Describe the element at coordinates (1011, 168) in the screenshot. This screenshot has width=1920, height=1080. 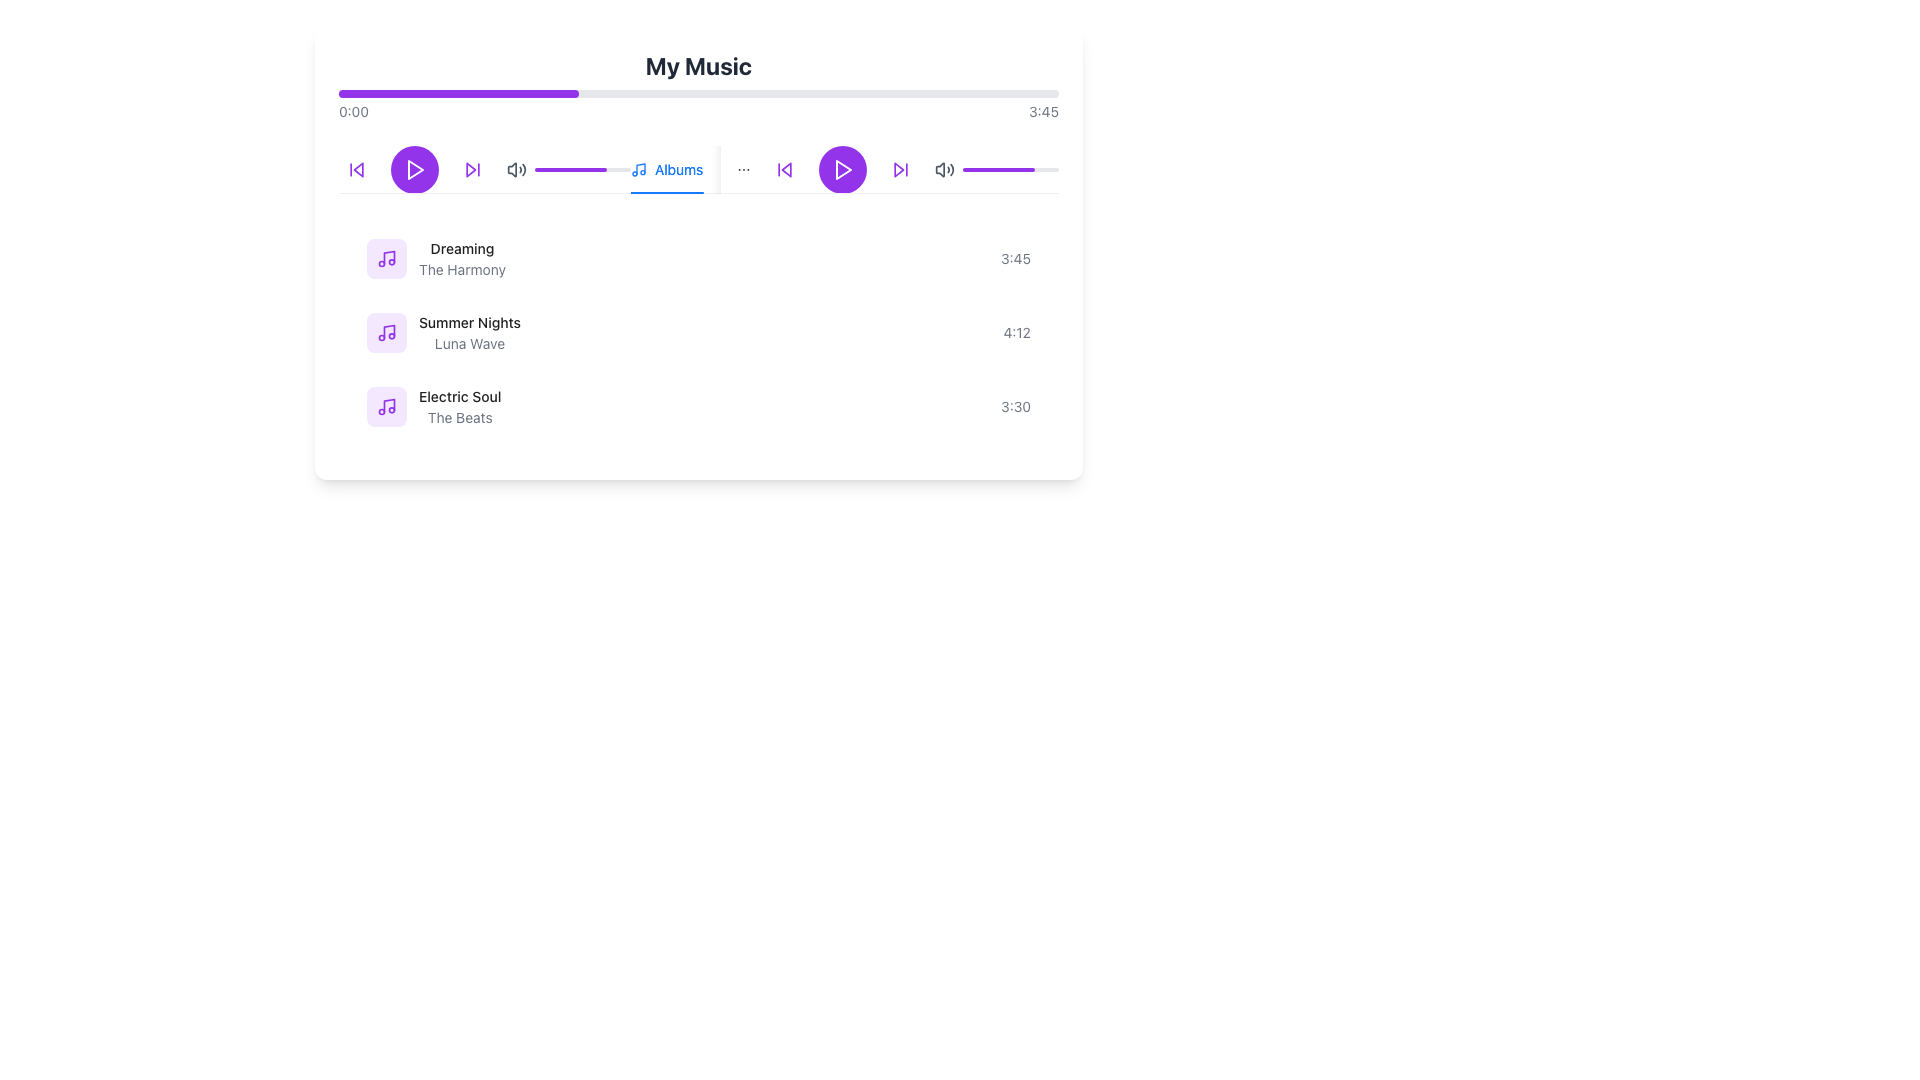
I see `volume` at that location.